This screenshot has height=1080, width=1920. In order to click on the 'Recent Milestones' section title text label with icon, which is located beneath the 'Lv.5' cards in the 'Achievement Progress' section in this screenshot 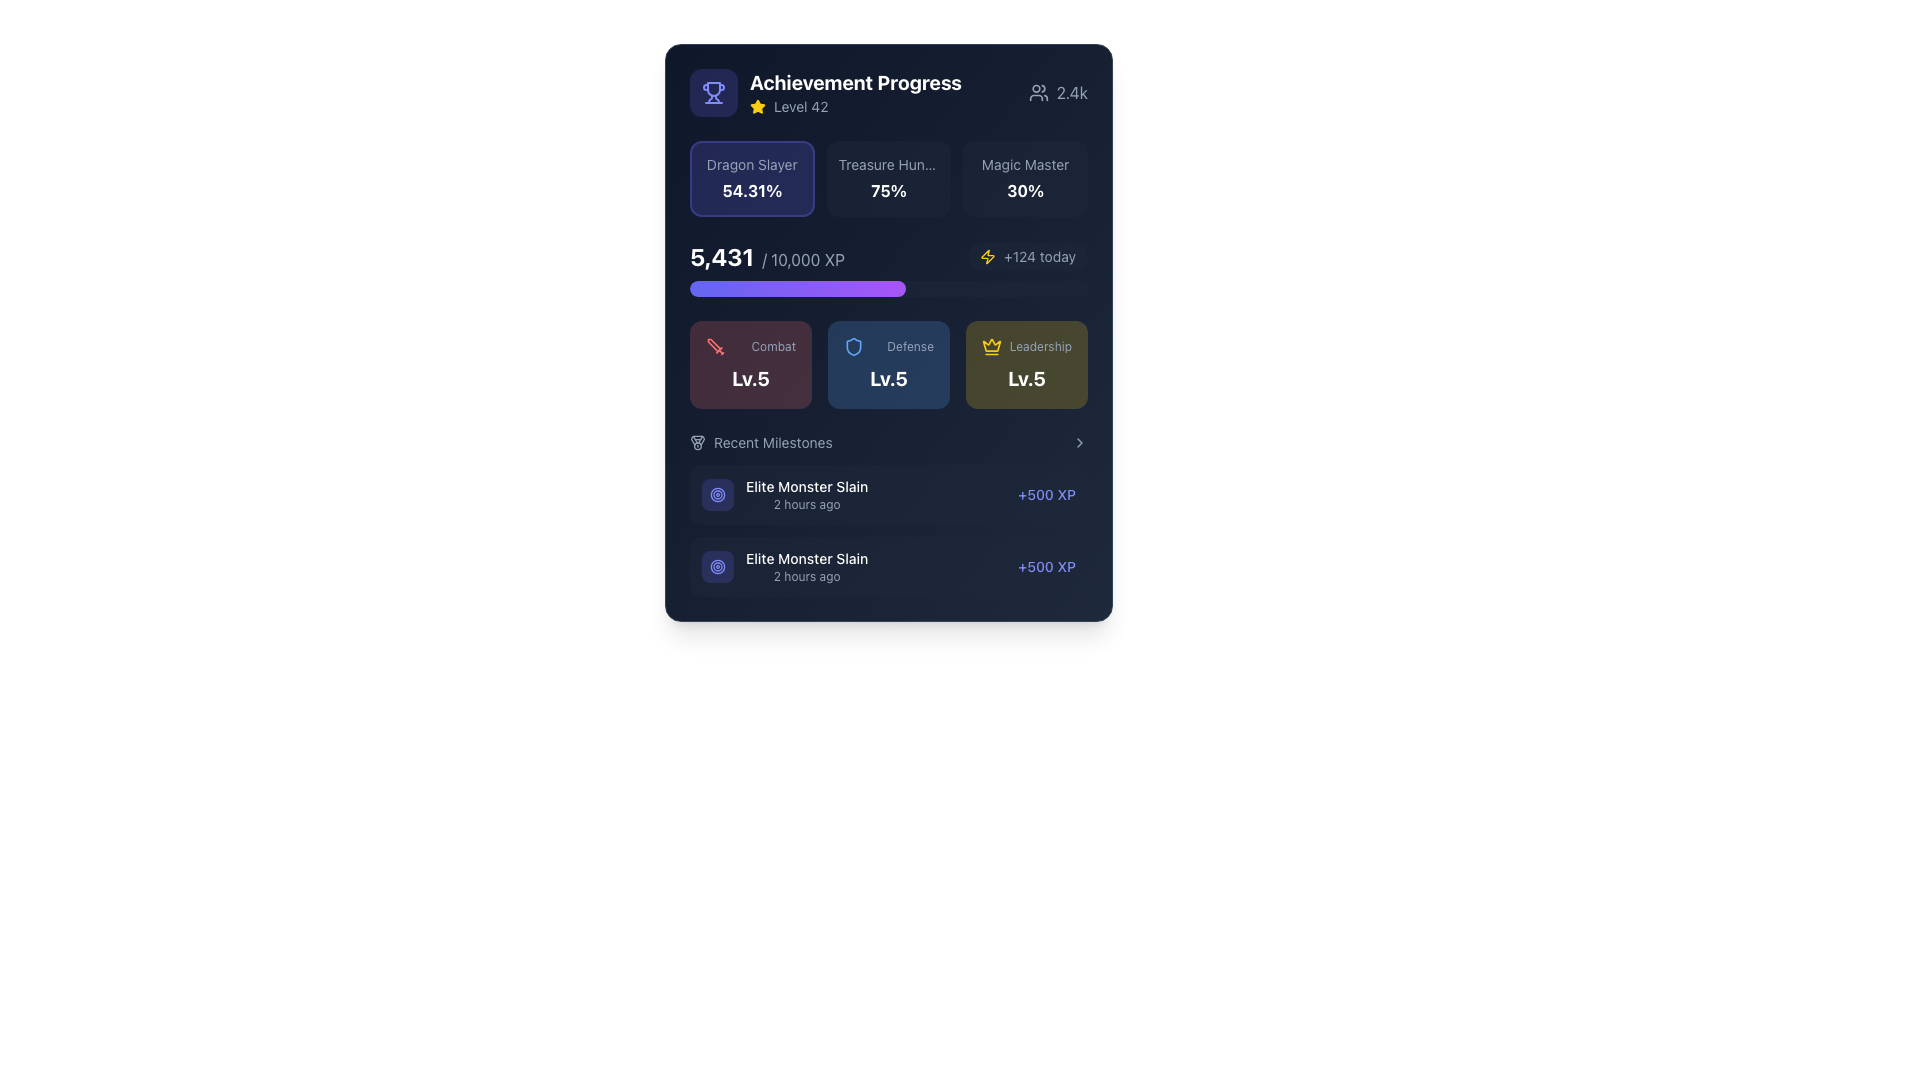, I will do `click(760, 442)`.